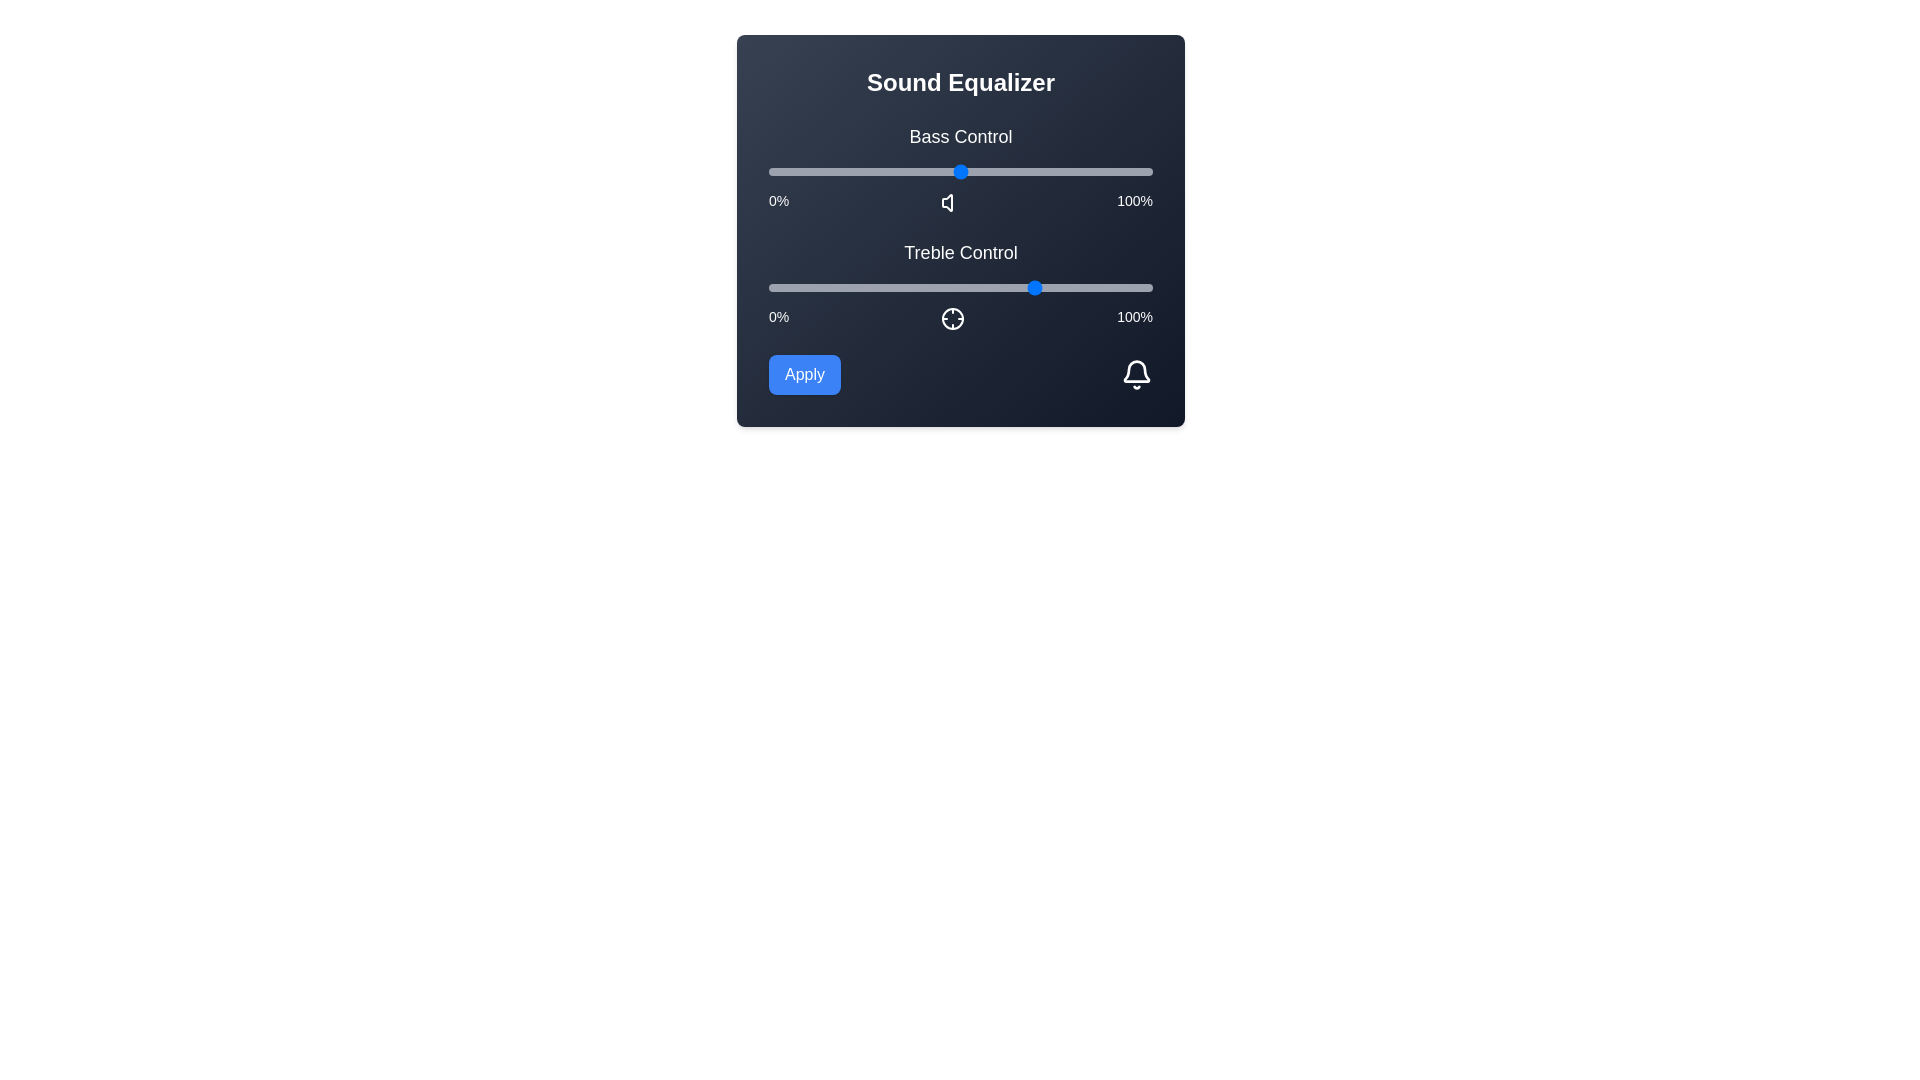 This screenshot has height=1080, width=1920. I want to click on the treble slider to 69%, so click(1033, 288).